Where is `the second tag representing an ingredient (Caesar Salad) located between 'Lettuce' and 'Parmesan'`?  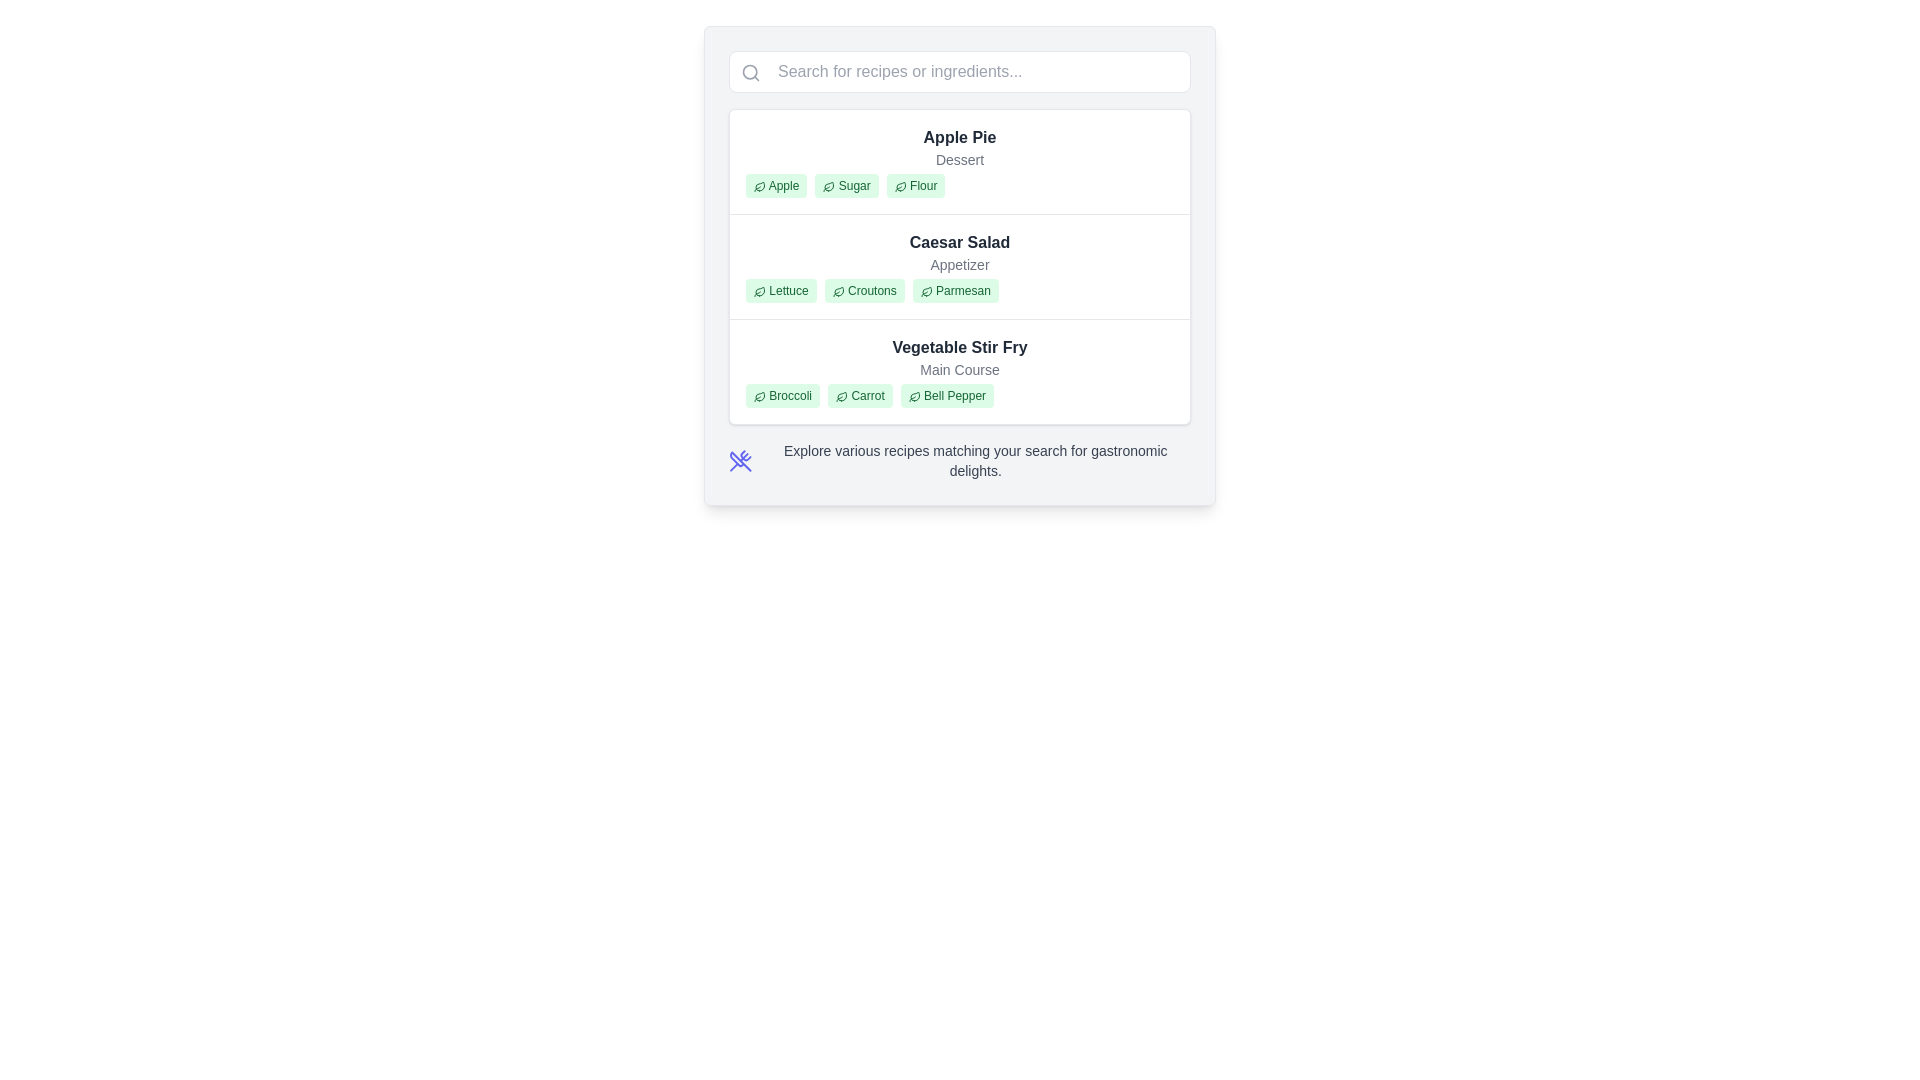
the second tag representing an ingredient (Caesar Salad) located between 'Lettuce' and 'Parmesan' is located at coordinates (864, 290).